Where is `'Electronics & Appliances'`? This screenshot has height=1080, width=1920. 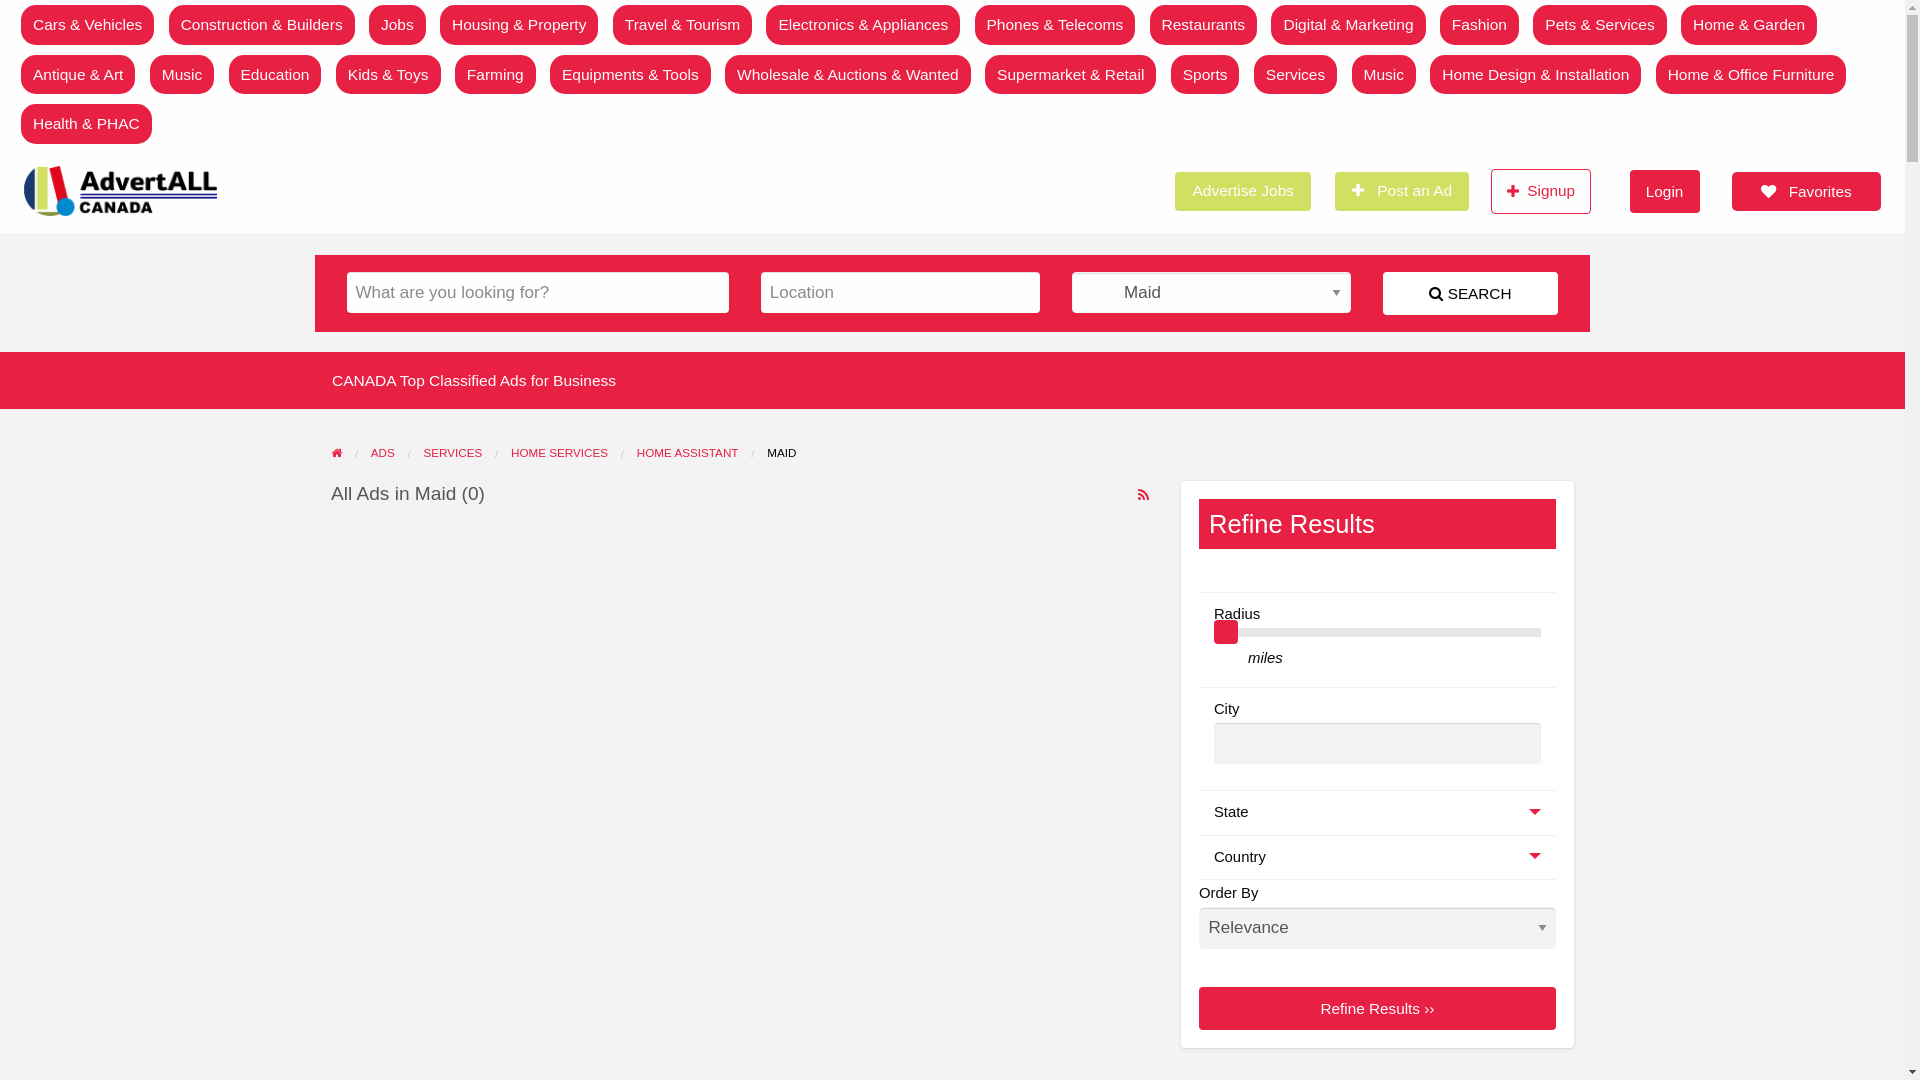 'Electronics & Appliances' is located at coordinates (863, 24).